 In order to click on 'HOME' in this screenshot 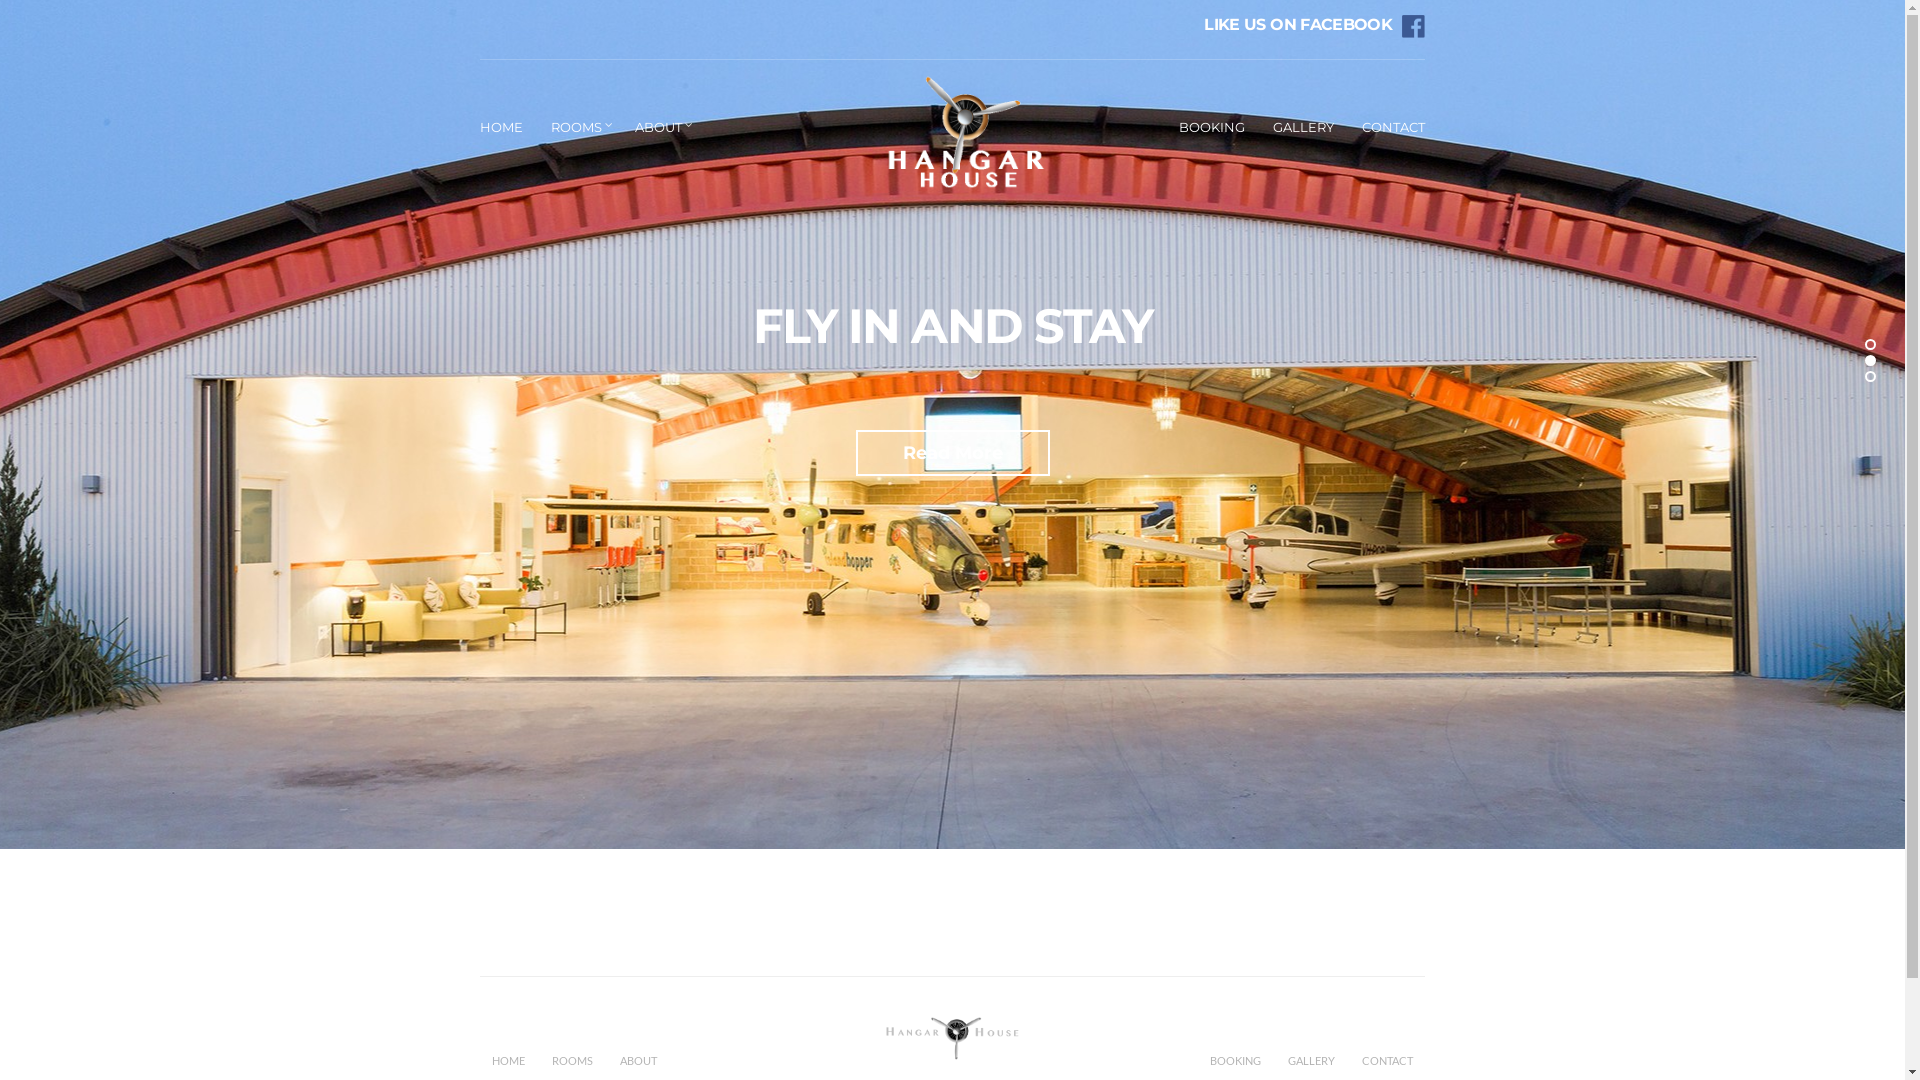, I will do `click(480, 130)`.